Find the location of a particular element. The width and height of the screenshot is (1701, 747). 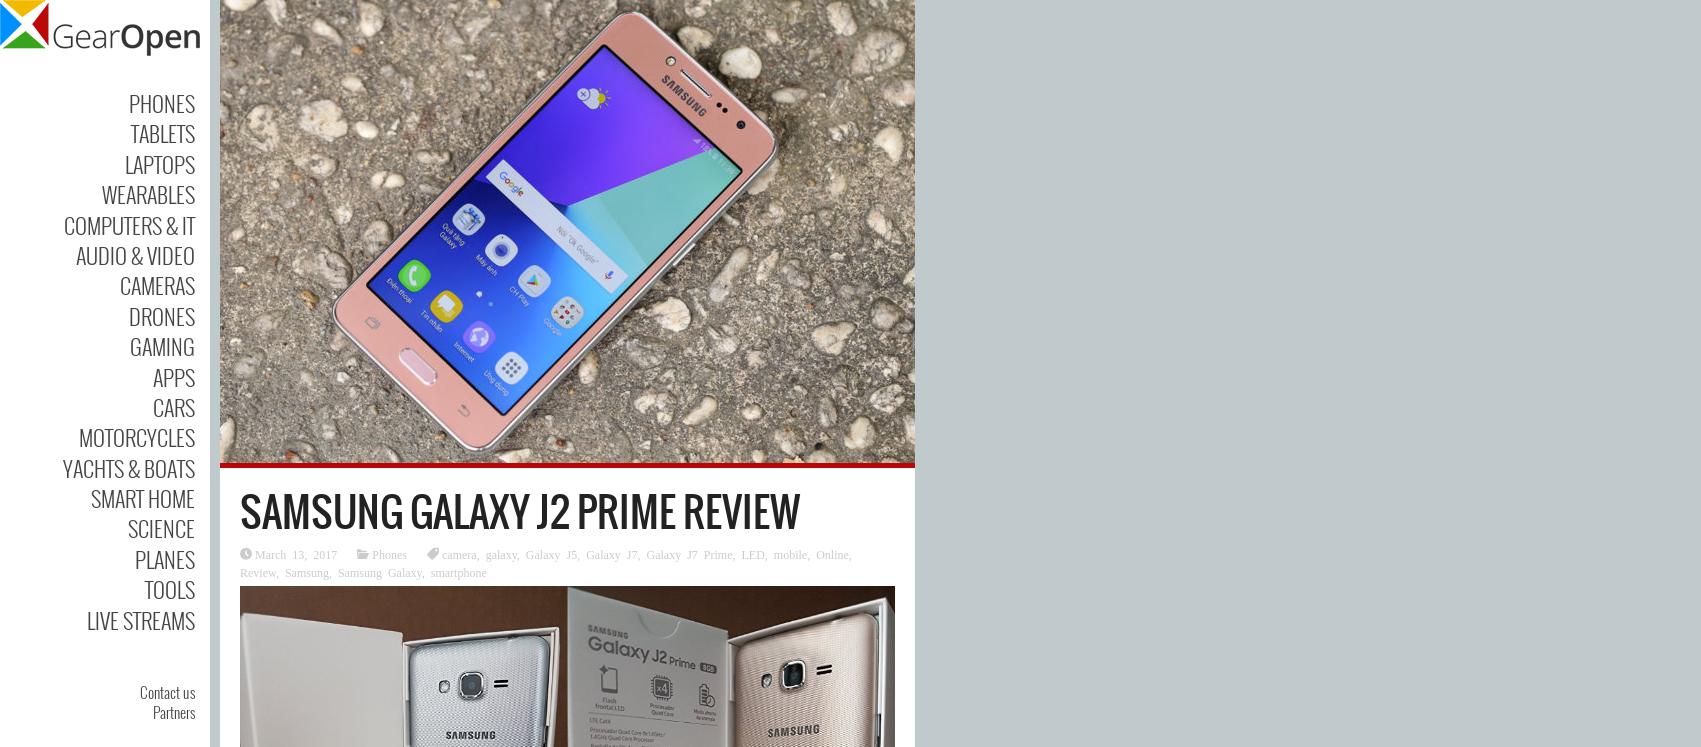

'LED' is located at coordinates (752, 552).